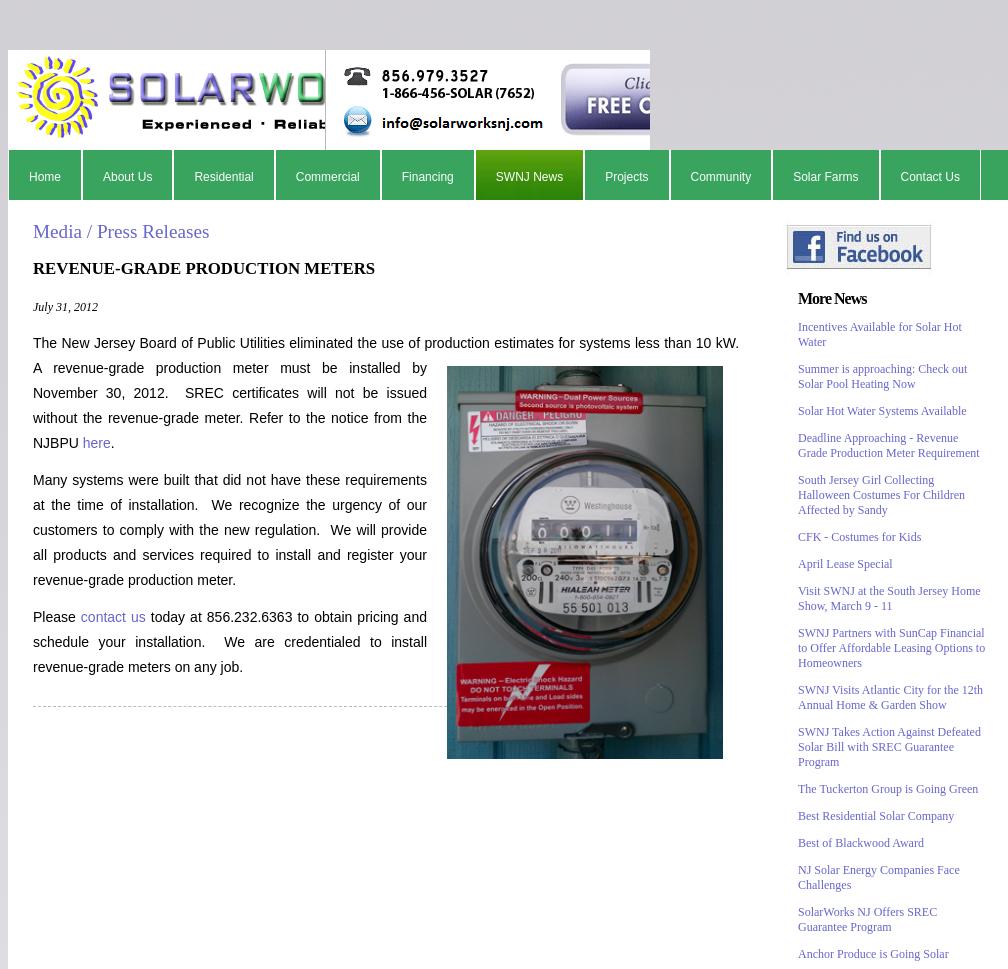  I want to click on 'contact us', so click(80, 614).